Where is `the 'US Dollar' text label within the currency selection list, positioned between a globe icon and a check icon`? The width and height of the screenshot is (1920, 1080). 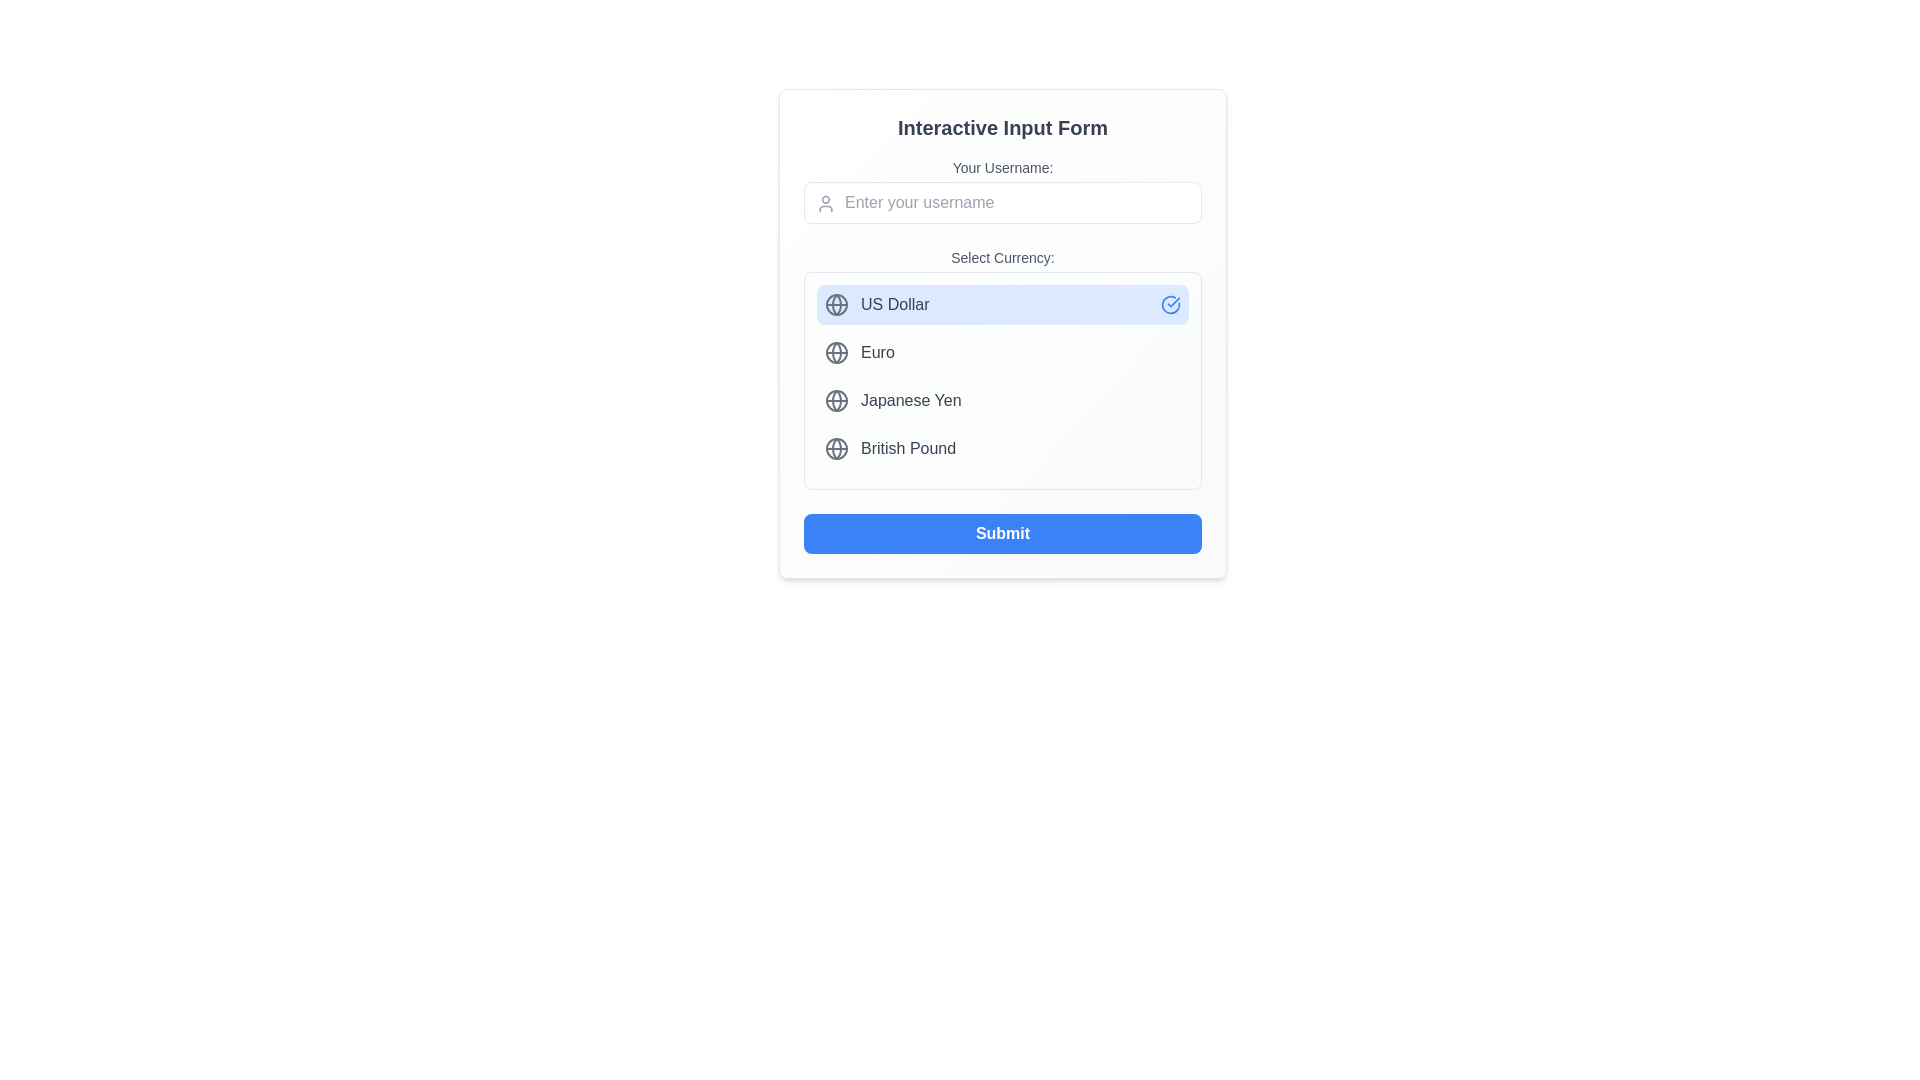
the 'US Dollar' text label within the currency selection list, positioned between a globe icon and a check icon is located at coordinates (894, 304).